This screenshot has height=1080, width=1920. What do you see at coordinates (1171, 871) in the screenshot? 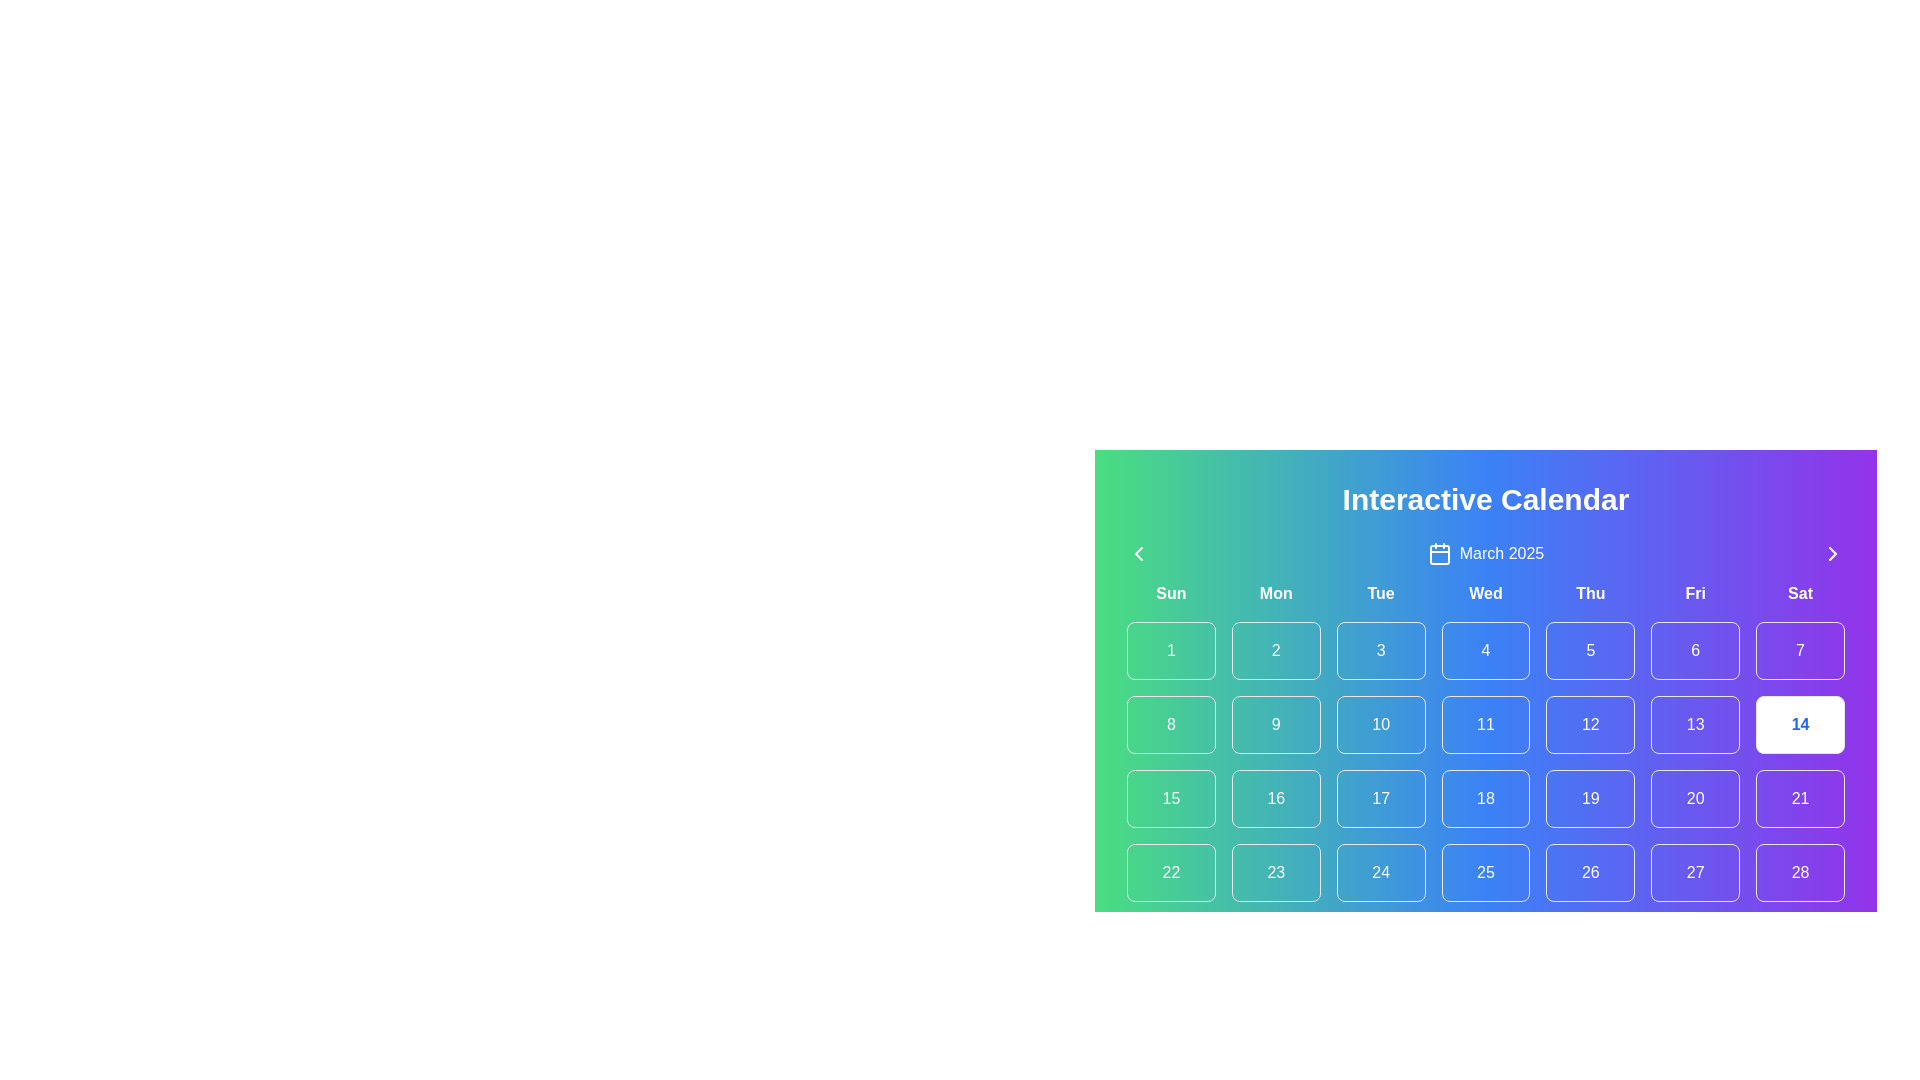
I see `the selectable calendar day displaying the number '22'` at bounding box center [1171, 871].